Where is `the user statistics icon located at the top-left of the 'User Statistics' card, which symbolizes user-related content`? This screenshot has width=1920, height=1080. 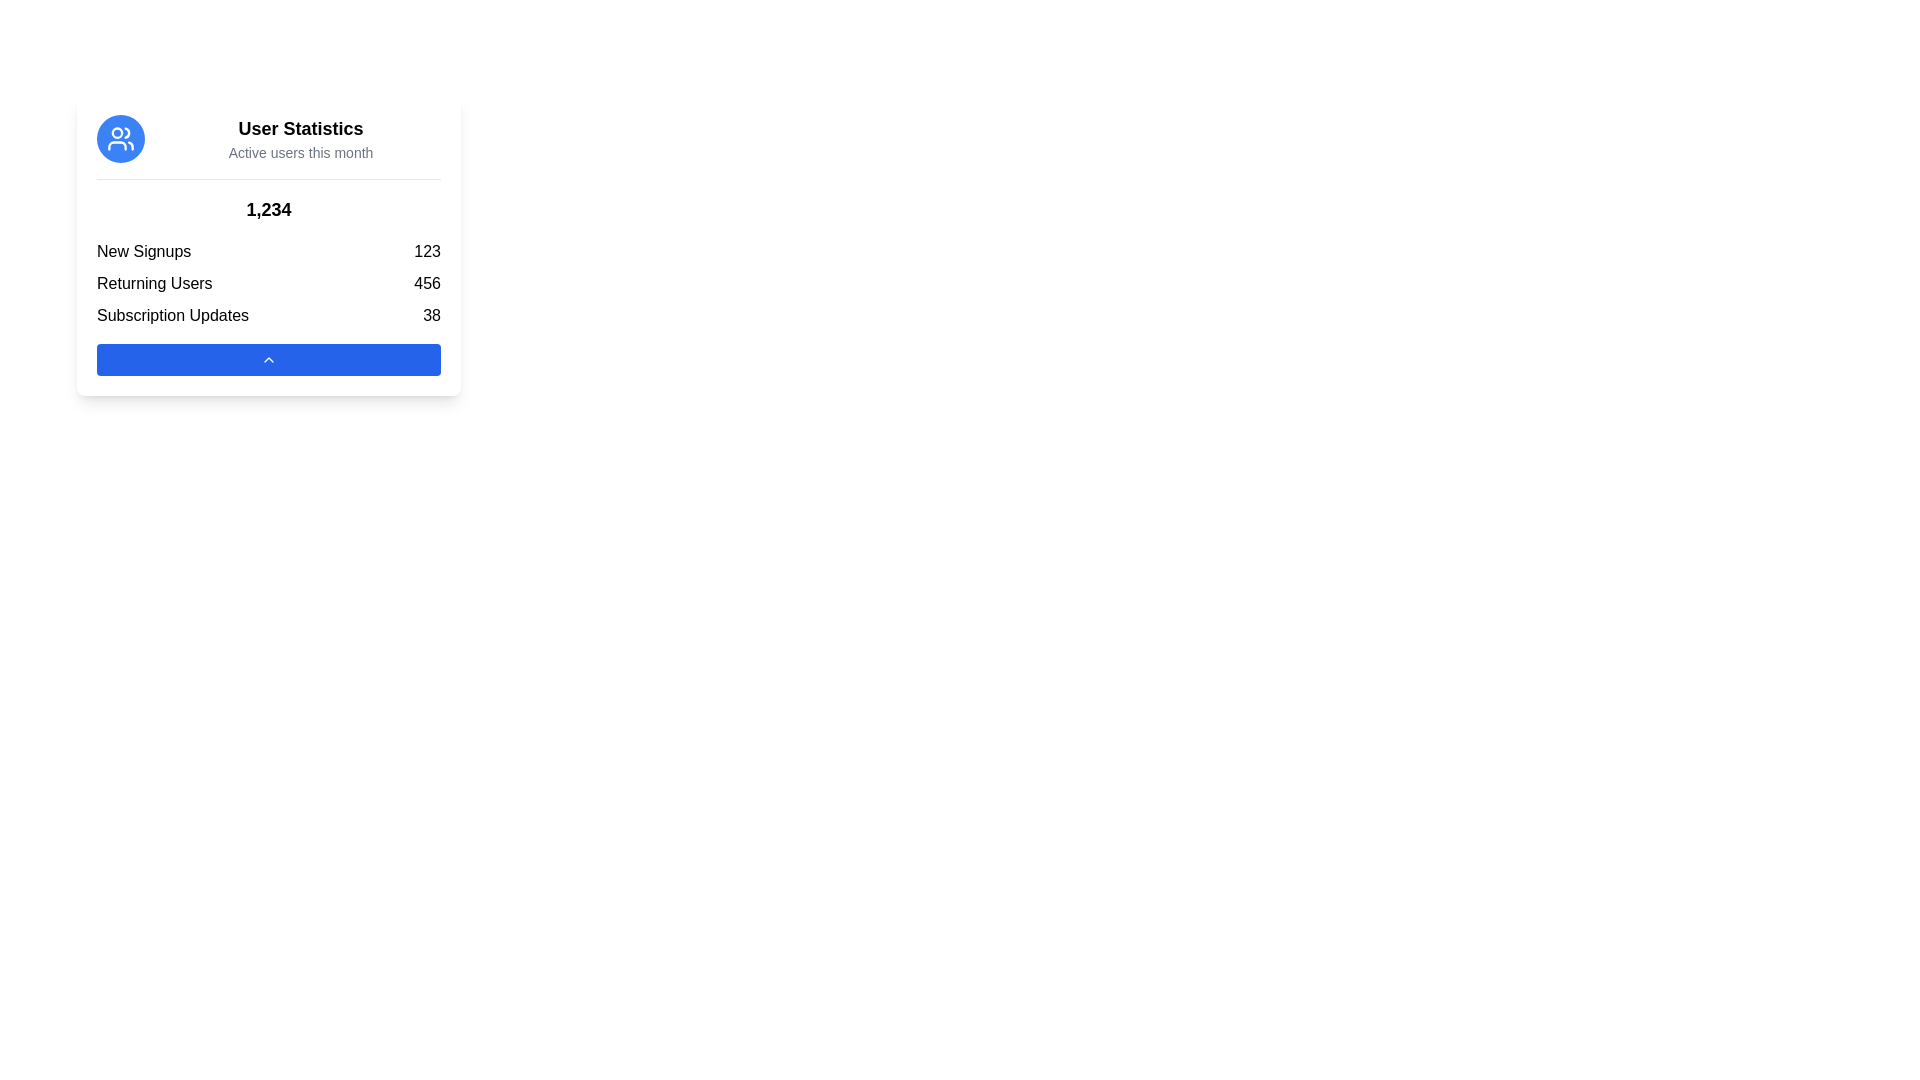 the user statistics icon located at the top-left of the 'User Statistics' card, which symbolizes user-related content is located at coordinates (119, 137).